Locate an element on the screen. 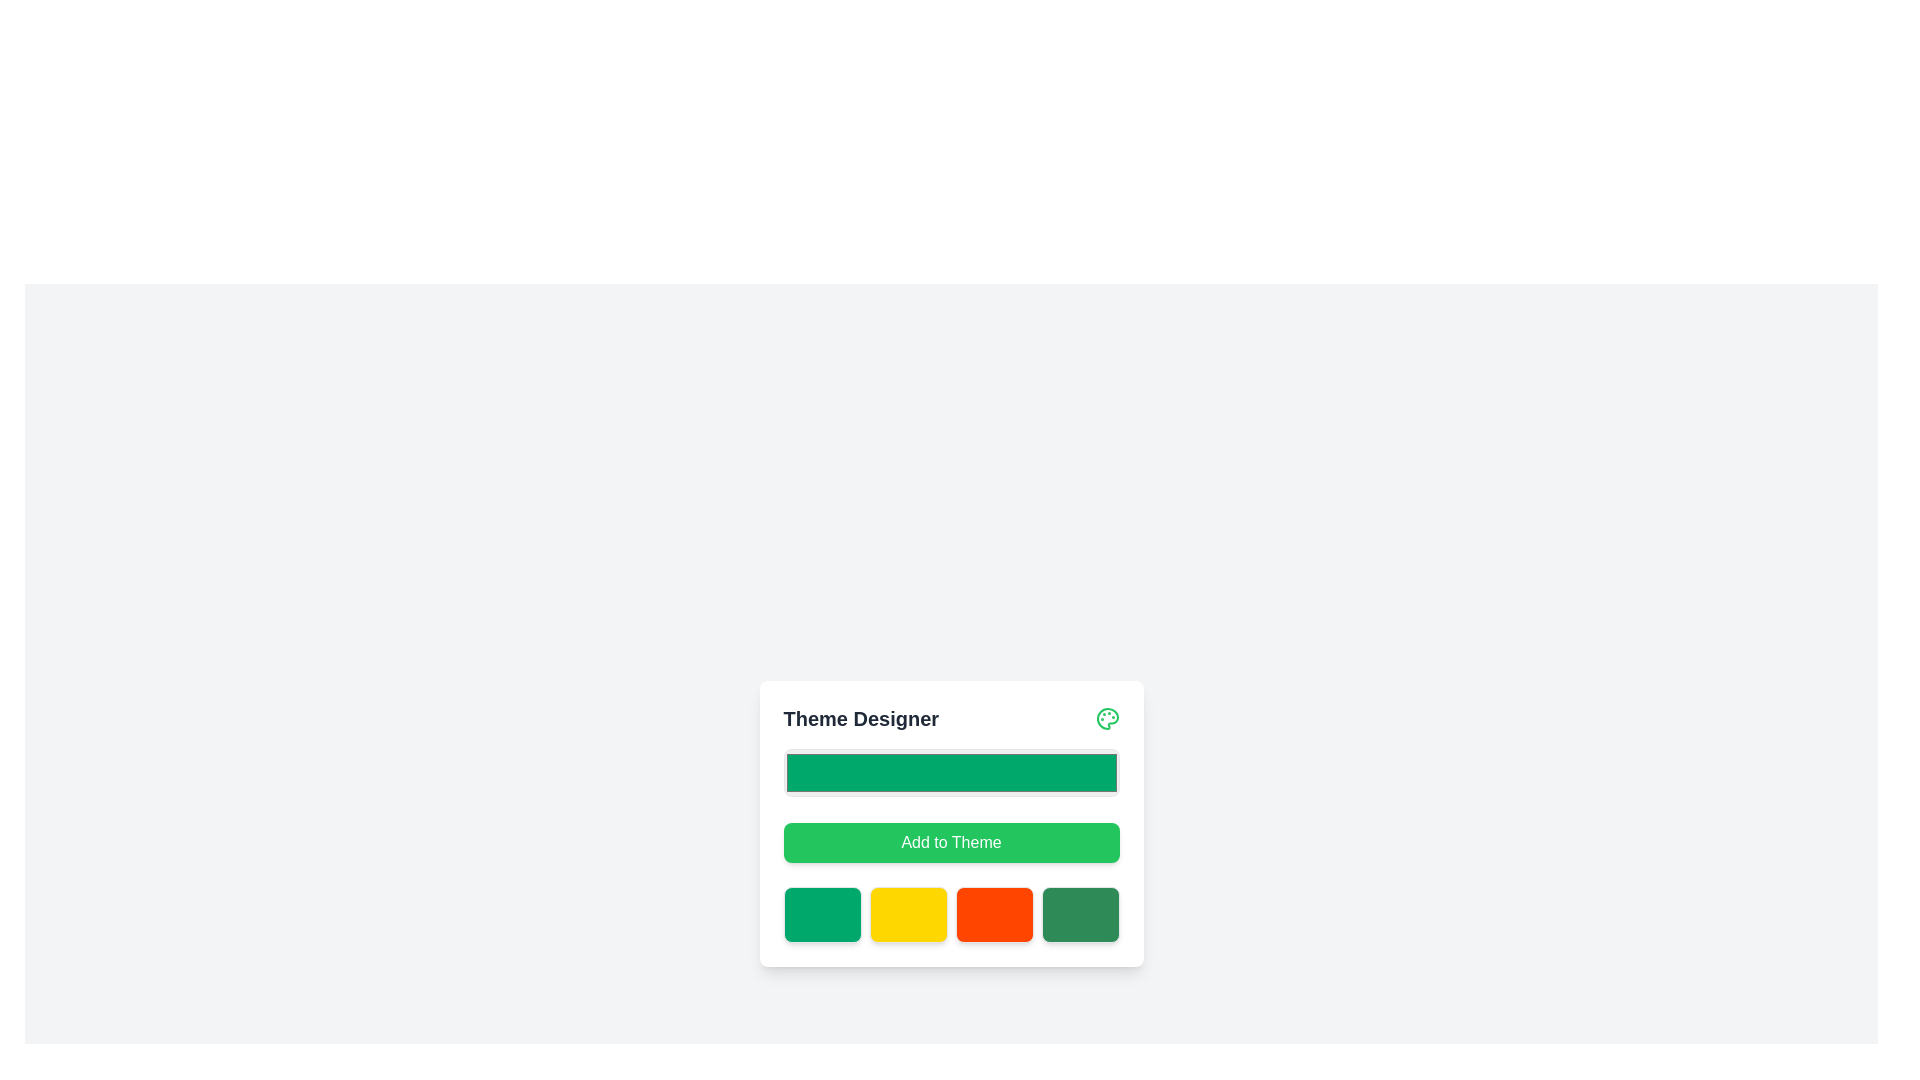 Image resolution: width=1920 pixels, height=1080 pixels. the leftmost green button in the grid layout of the 'Theme Designer' panel is located at coordinates (822, 914).